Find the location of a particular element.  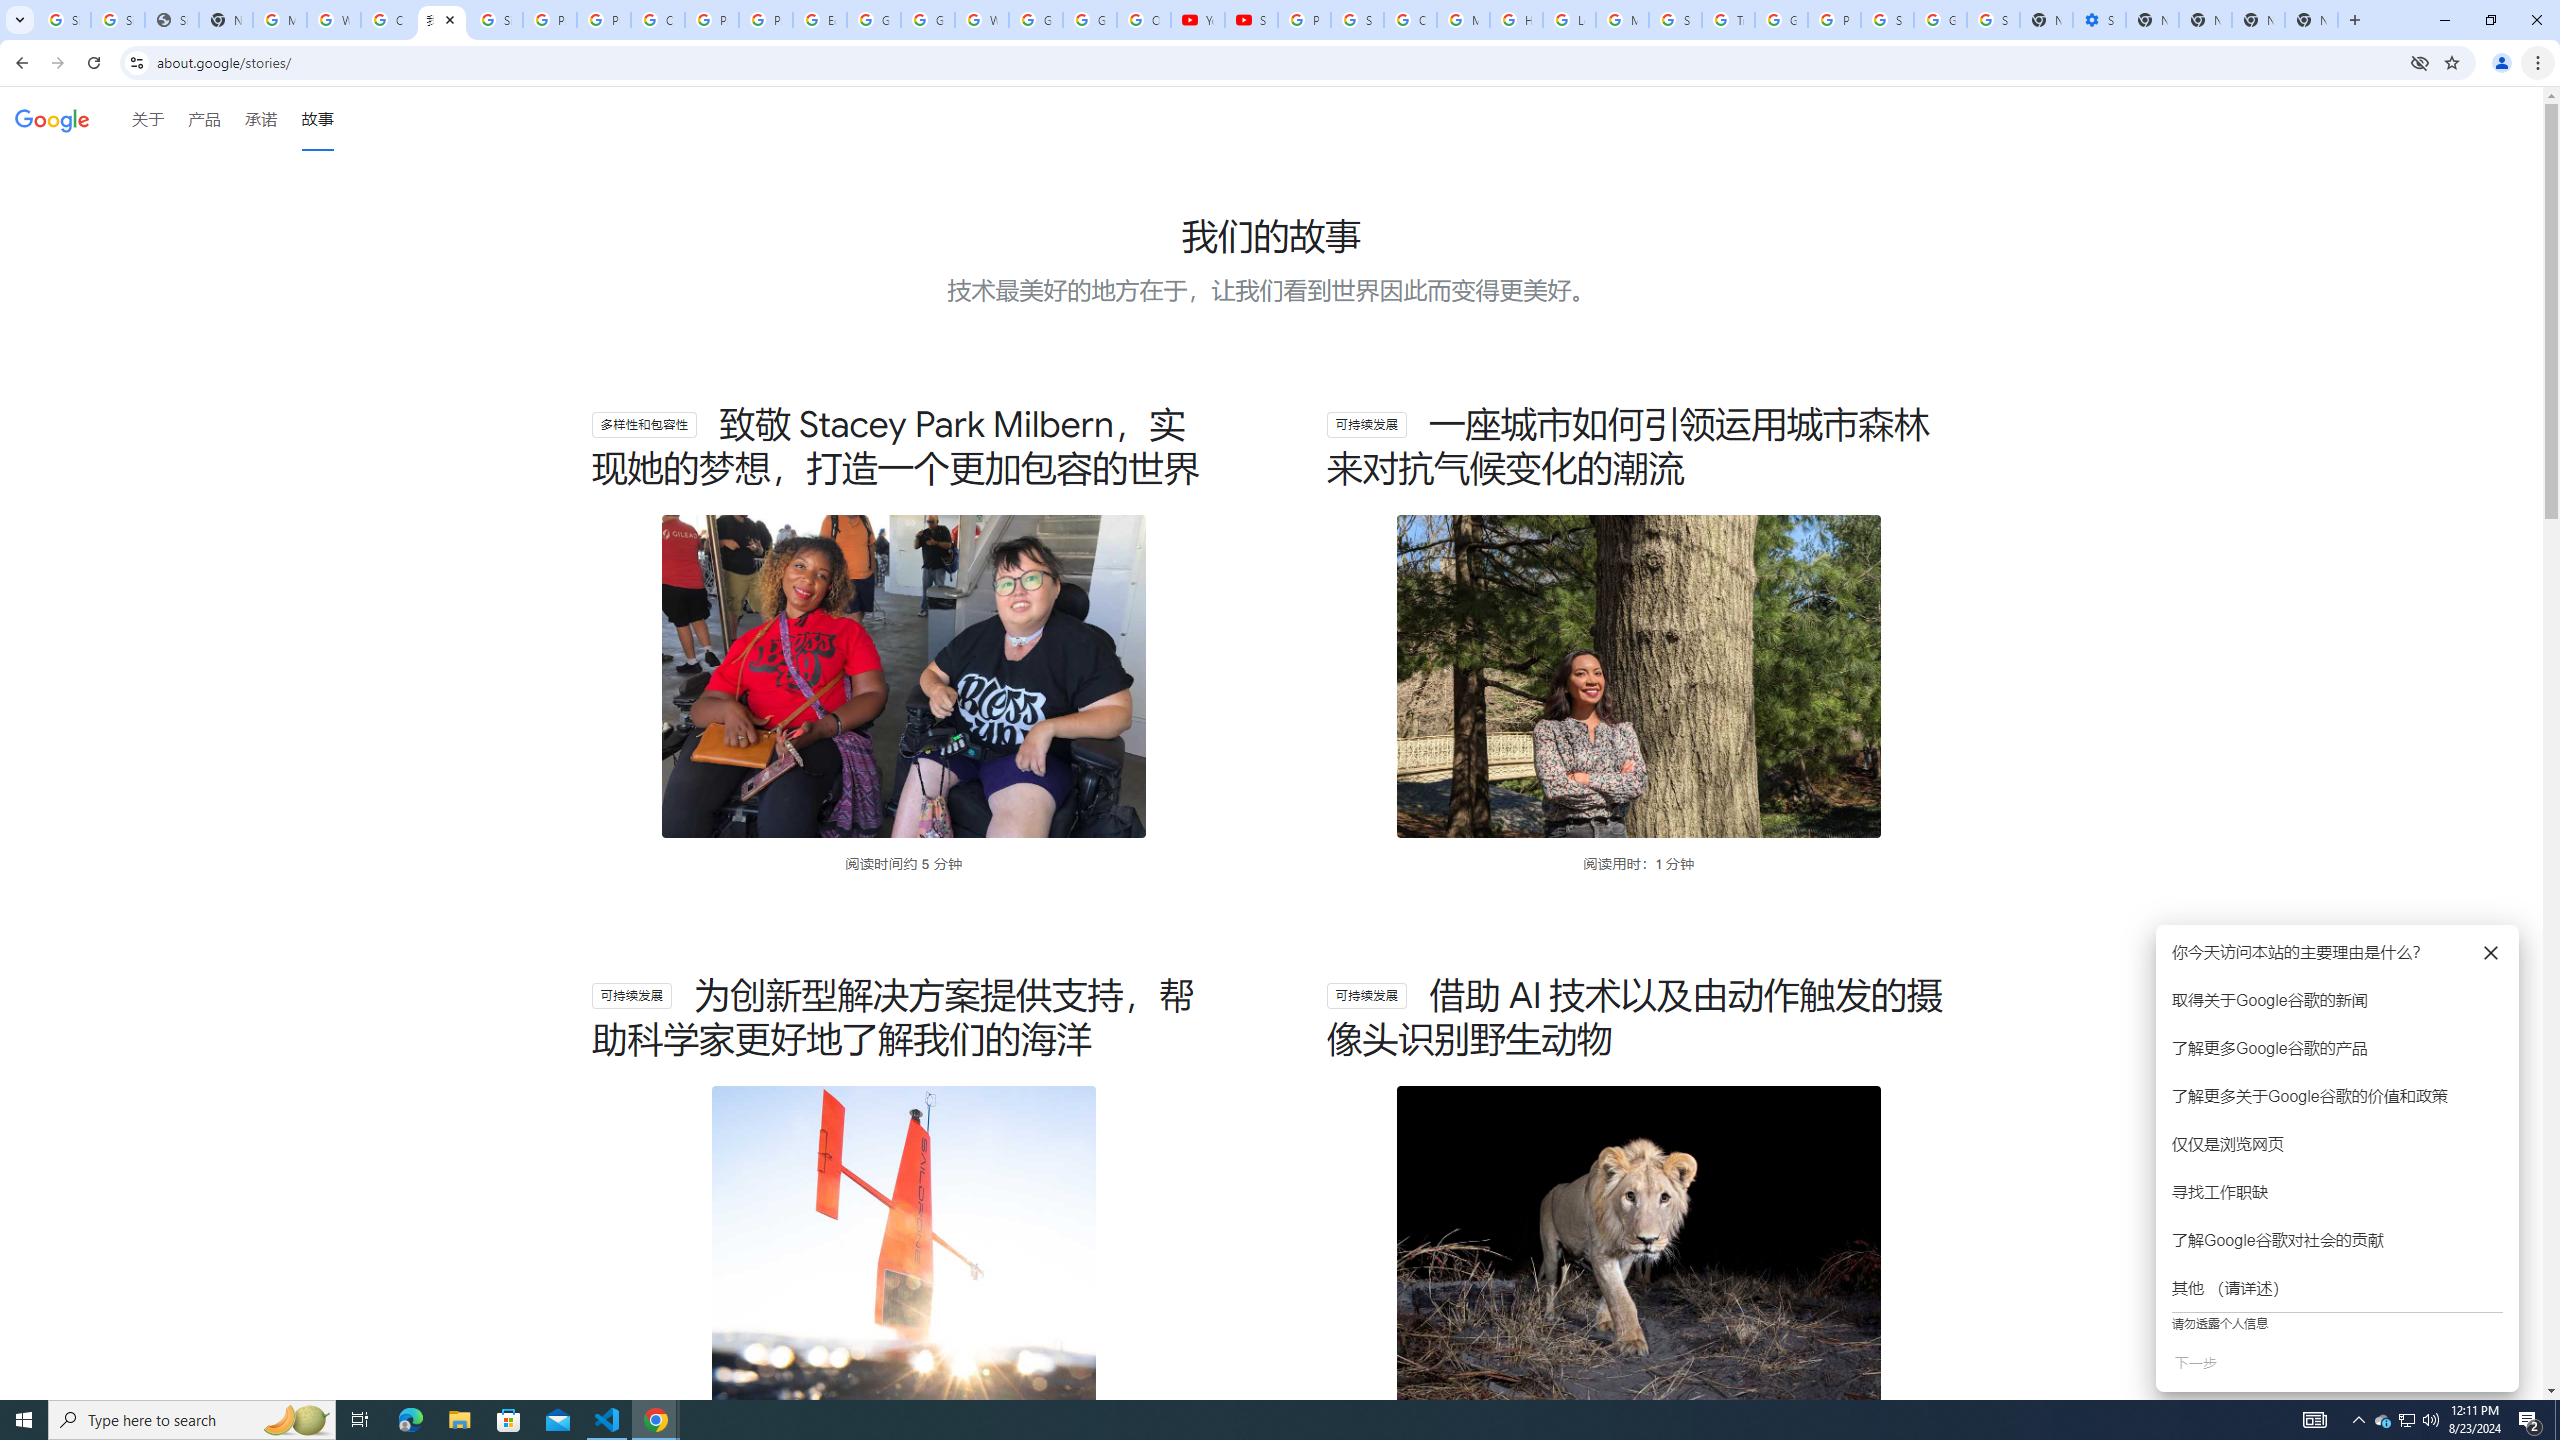

'Welcome to My Activity' is located at coordinates (982, 19).